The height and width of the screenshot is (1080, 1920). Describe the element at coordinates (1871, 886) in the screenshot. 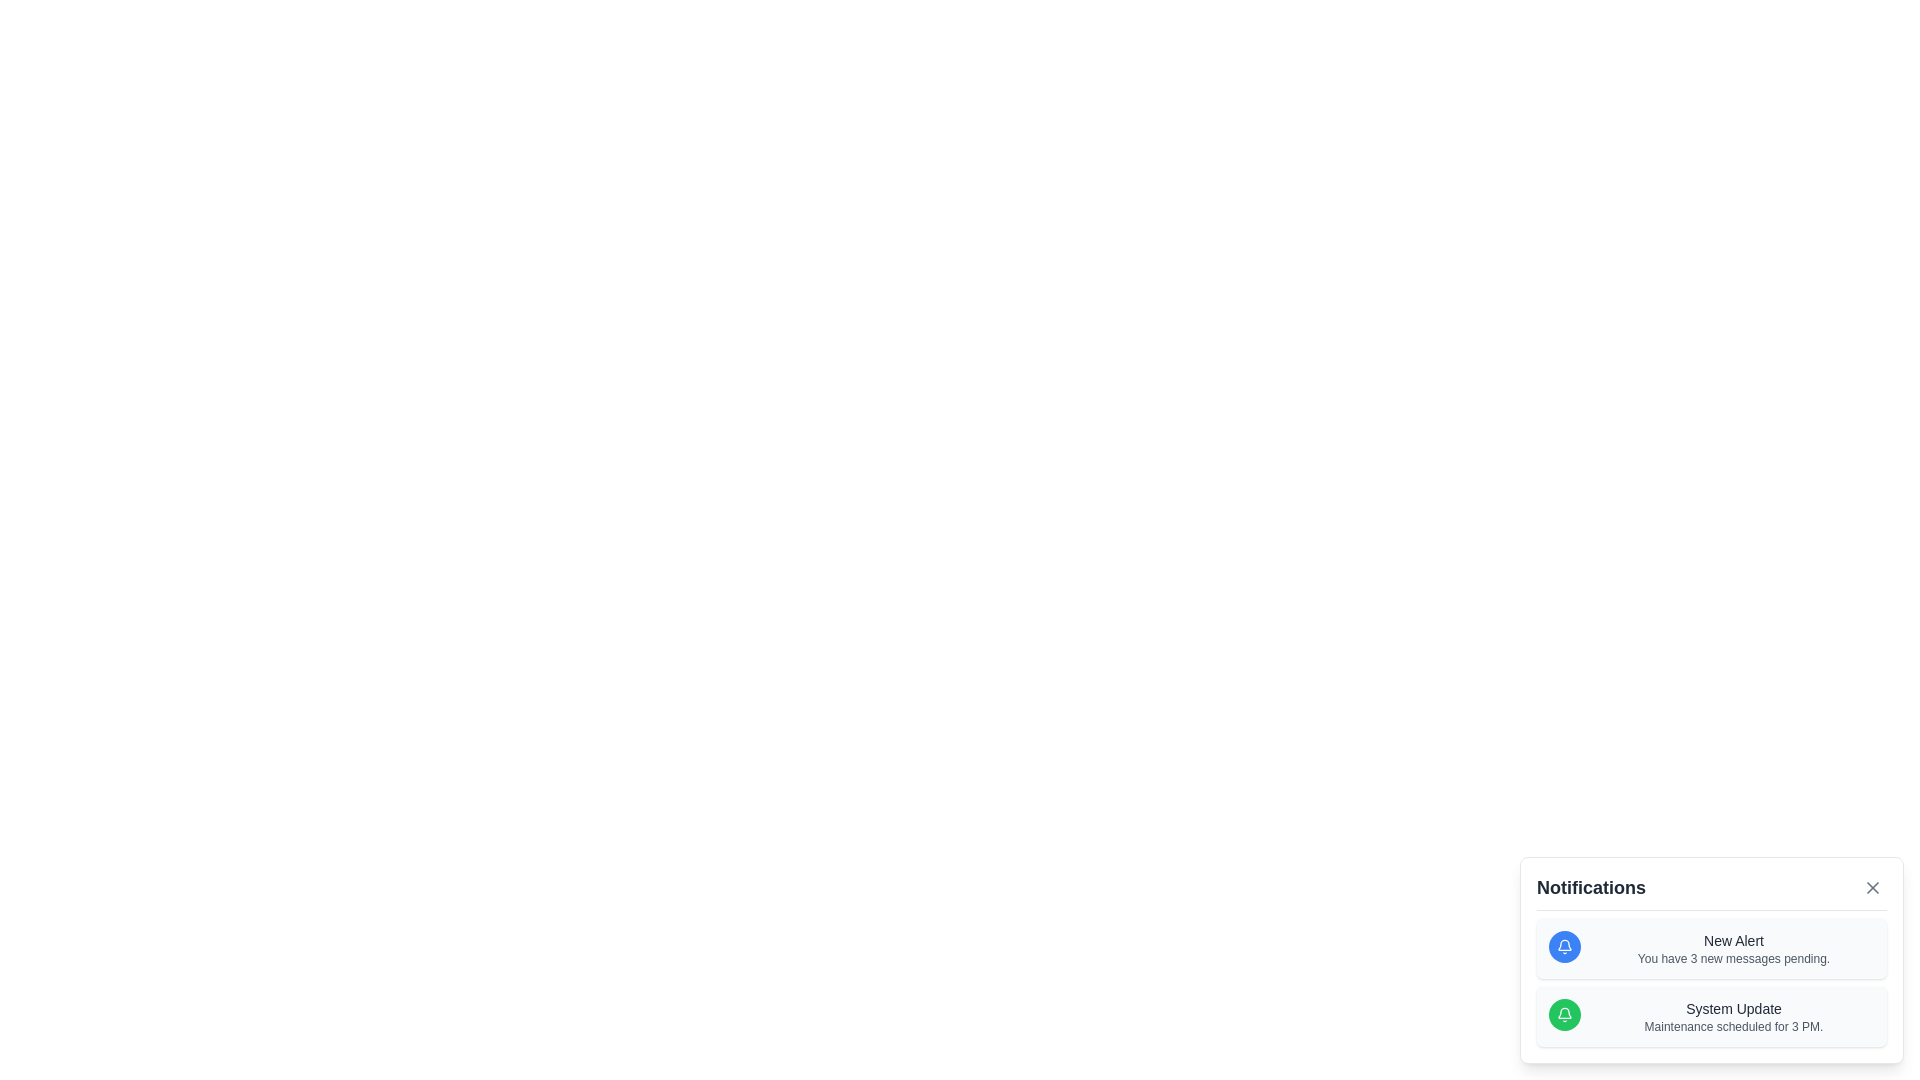

I see `the 'X' icon button located at the top-right corner of the notification card` at that location.